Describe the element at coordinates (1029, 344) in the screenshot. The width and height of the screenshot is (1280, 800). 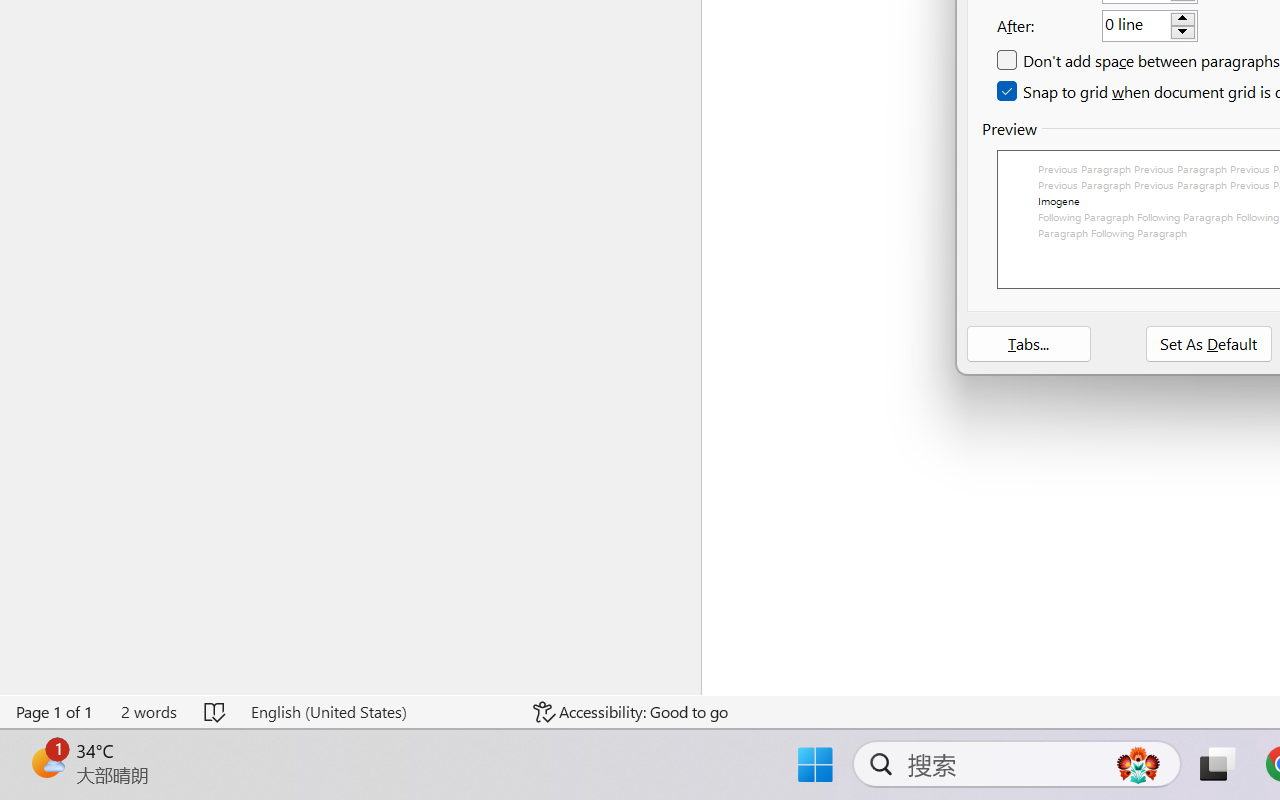
I see `'Tabs...'` at that location.